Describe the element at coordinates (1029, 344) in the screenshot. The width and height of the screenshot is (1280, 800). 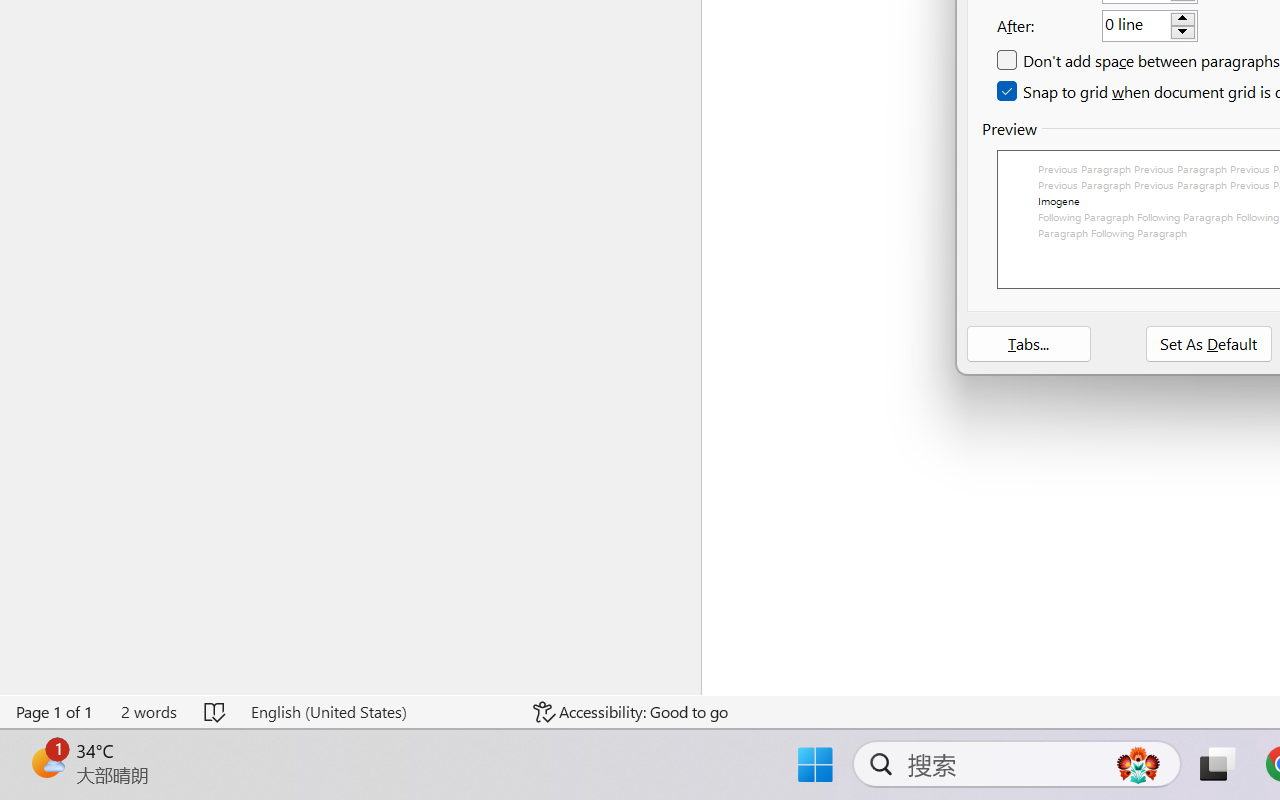
I see `'Tabs...'` at that location.